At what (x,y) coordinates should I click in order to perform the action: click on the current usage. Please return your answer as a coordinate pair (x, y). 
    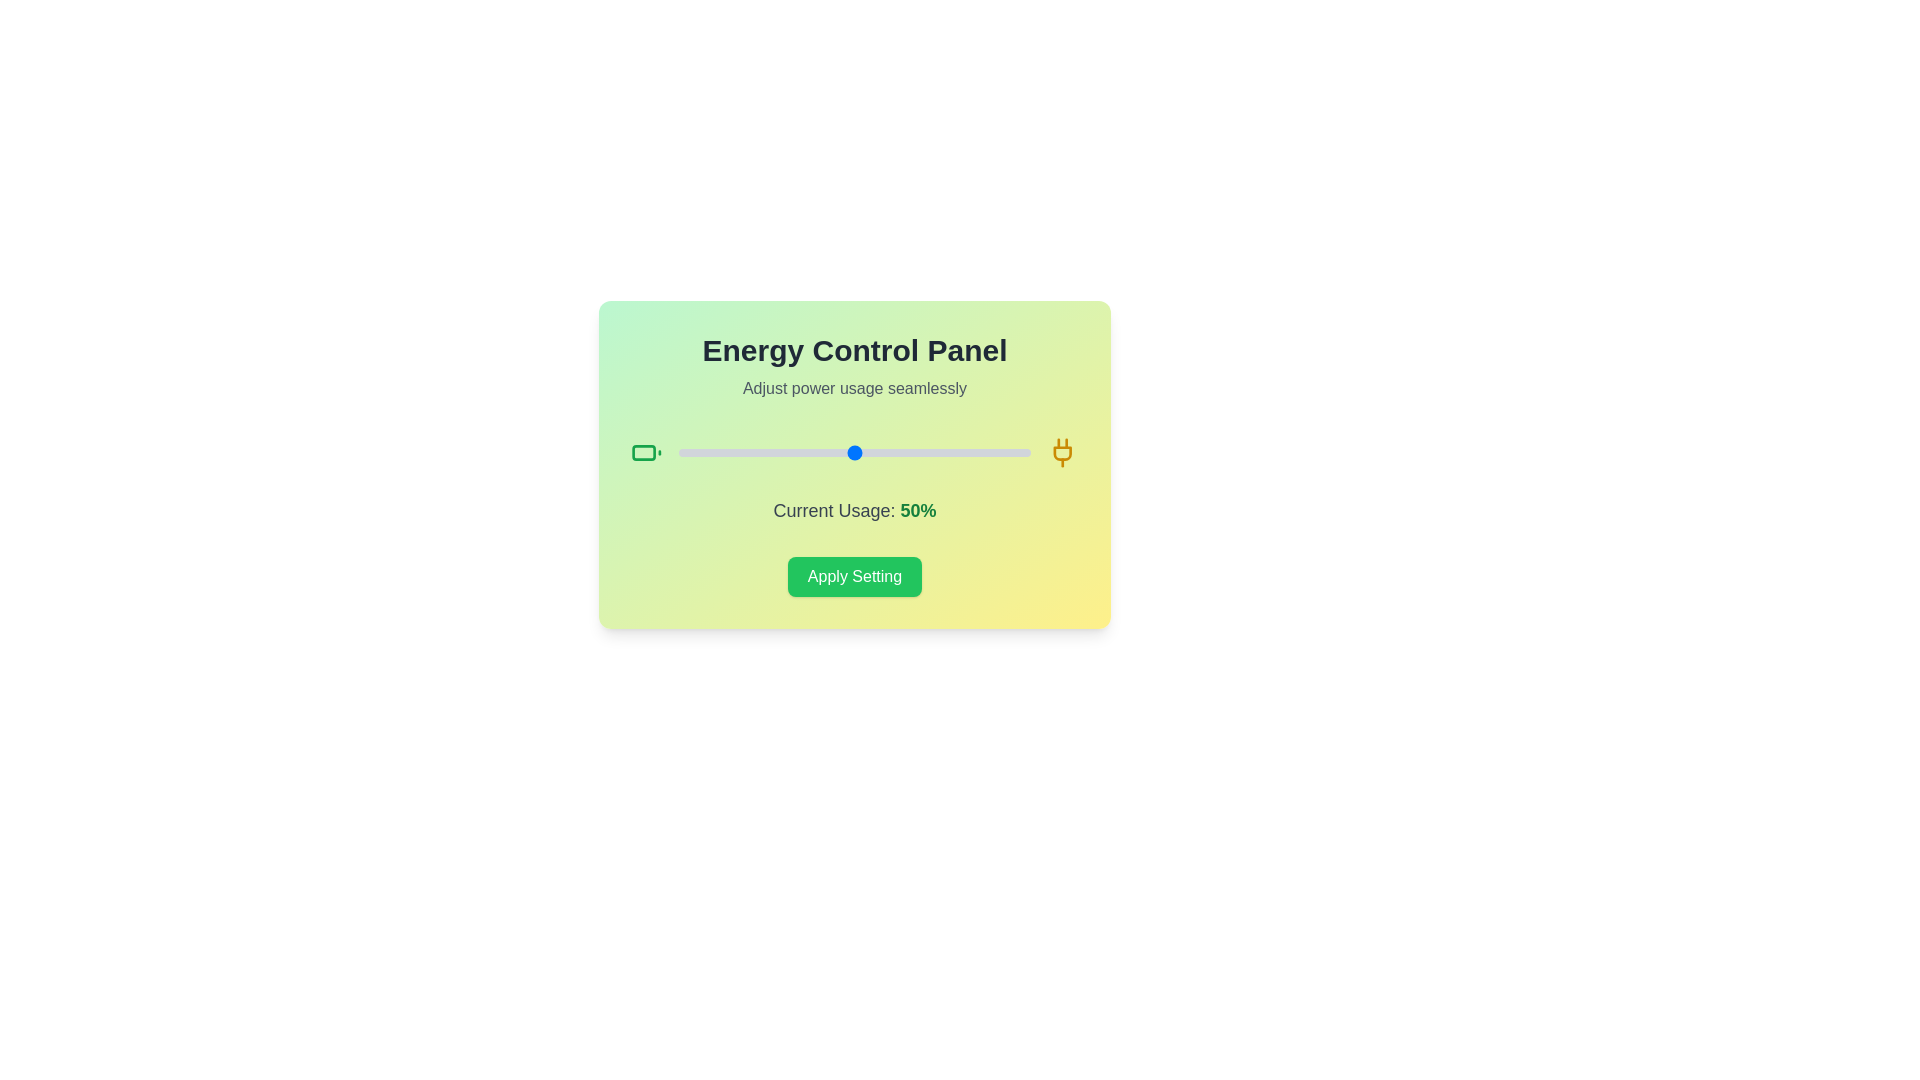
    Looking at the image, I should click on (914, 452).